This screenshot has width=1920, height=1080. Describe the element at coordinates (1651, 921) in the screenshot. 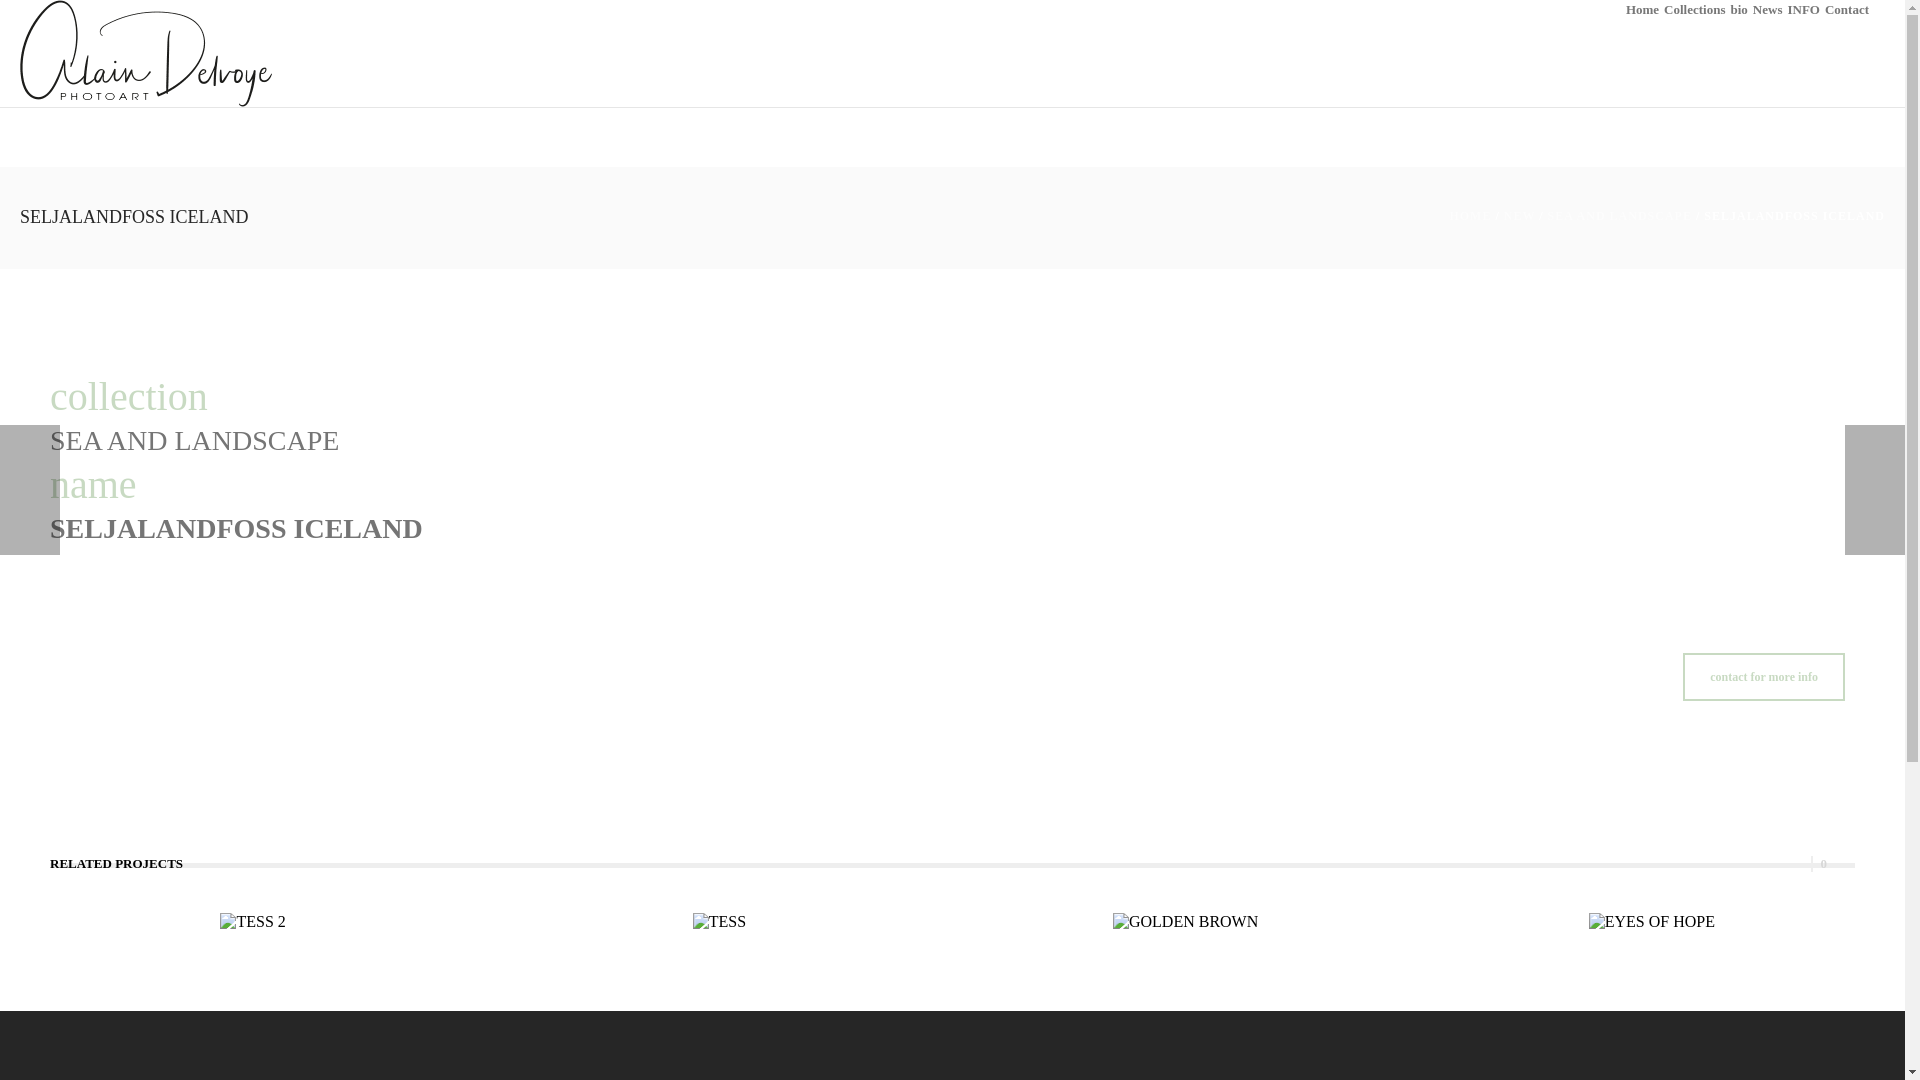

I see `'EYES OF HOPE'` at that location.